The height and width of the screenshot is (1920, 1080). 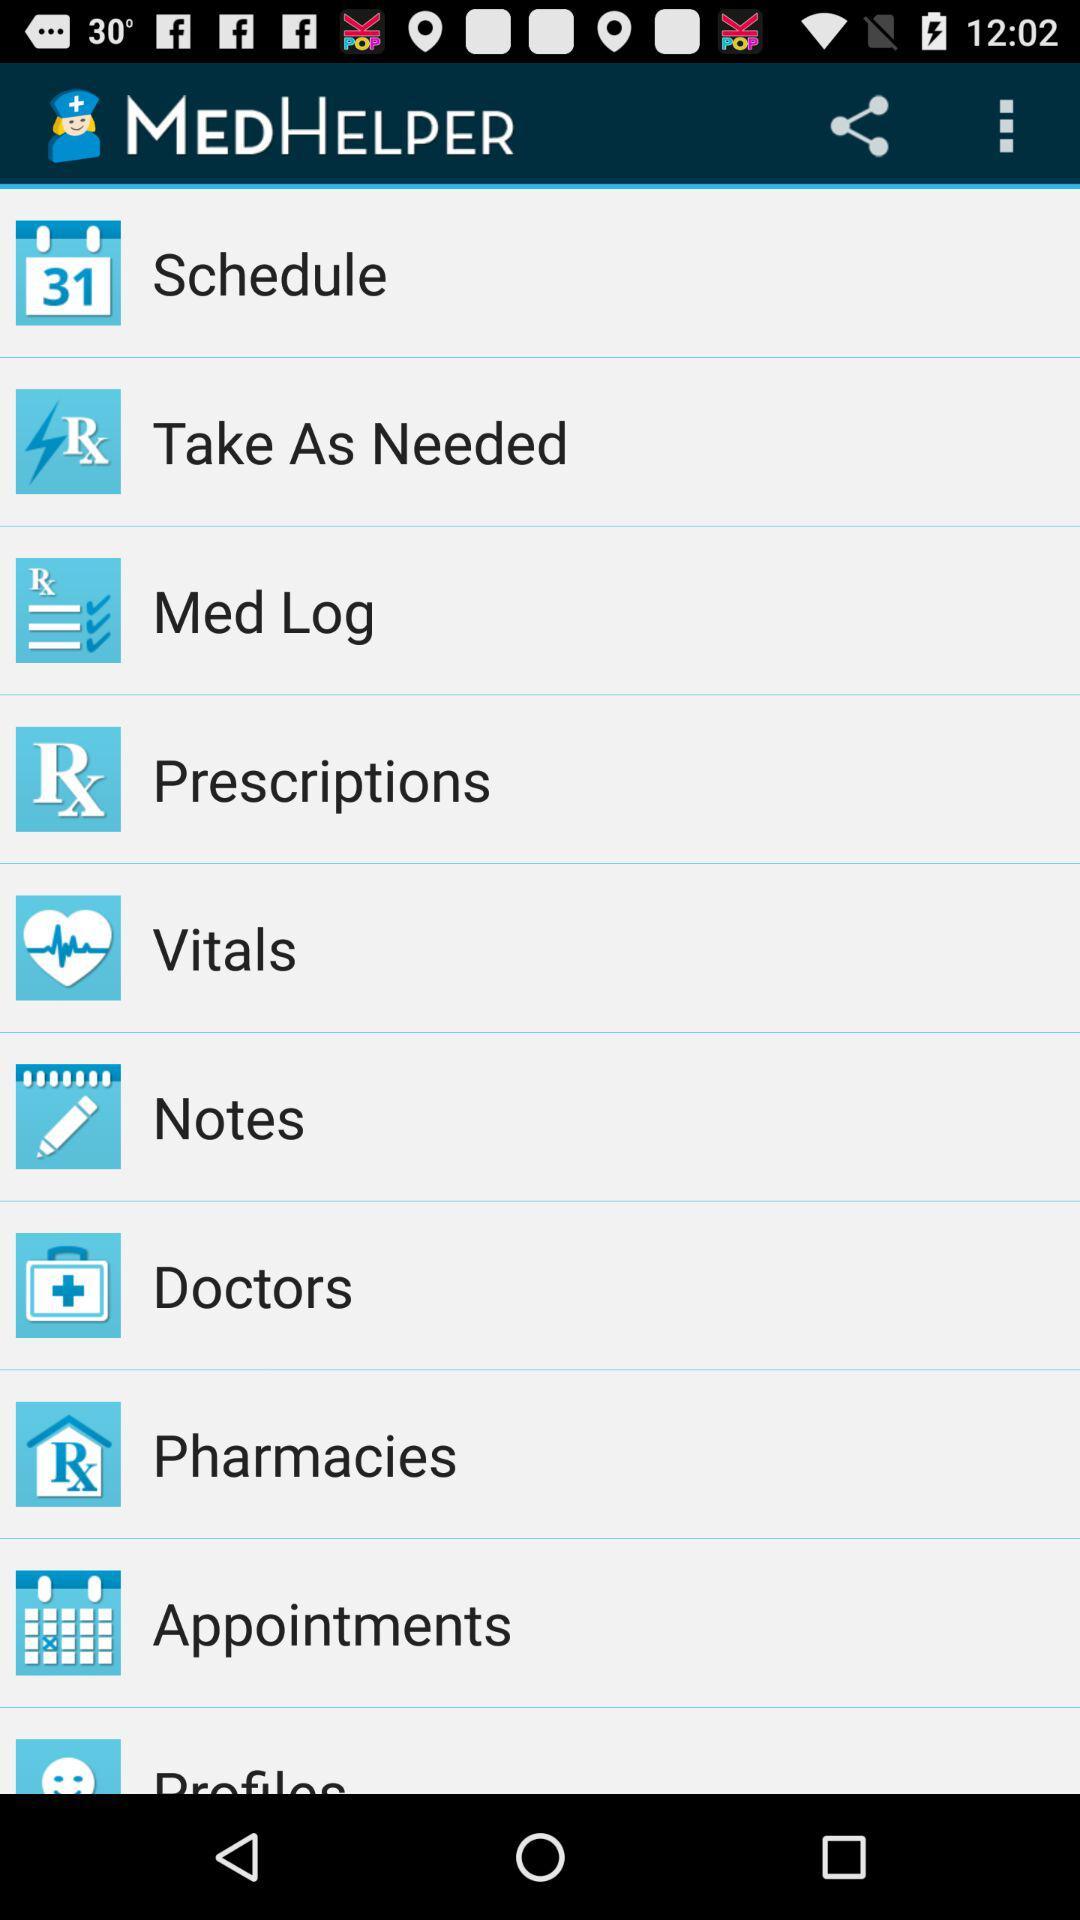 I want to click on the icon above take as needed item, so click(x=607, y=272).